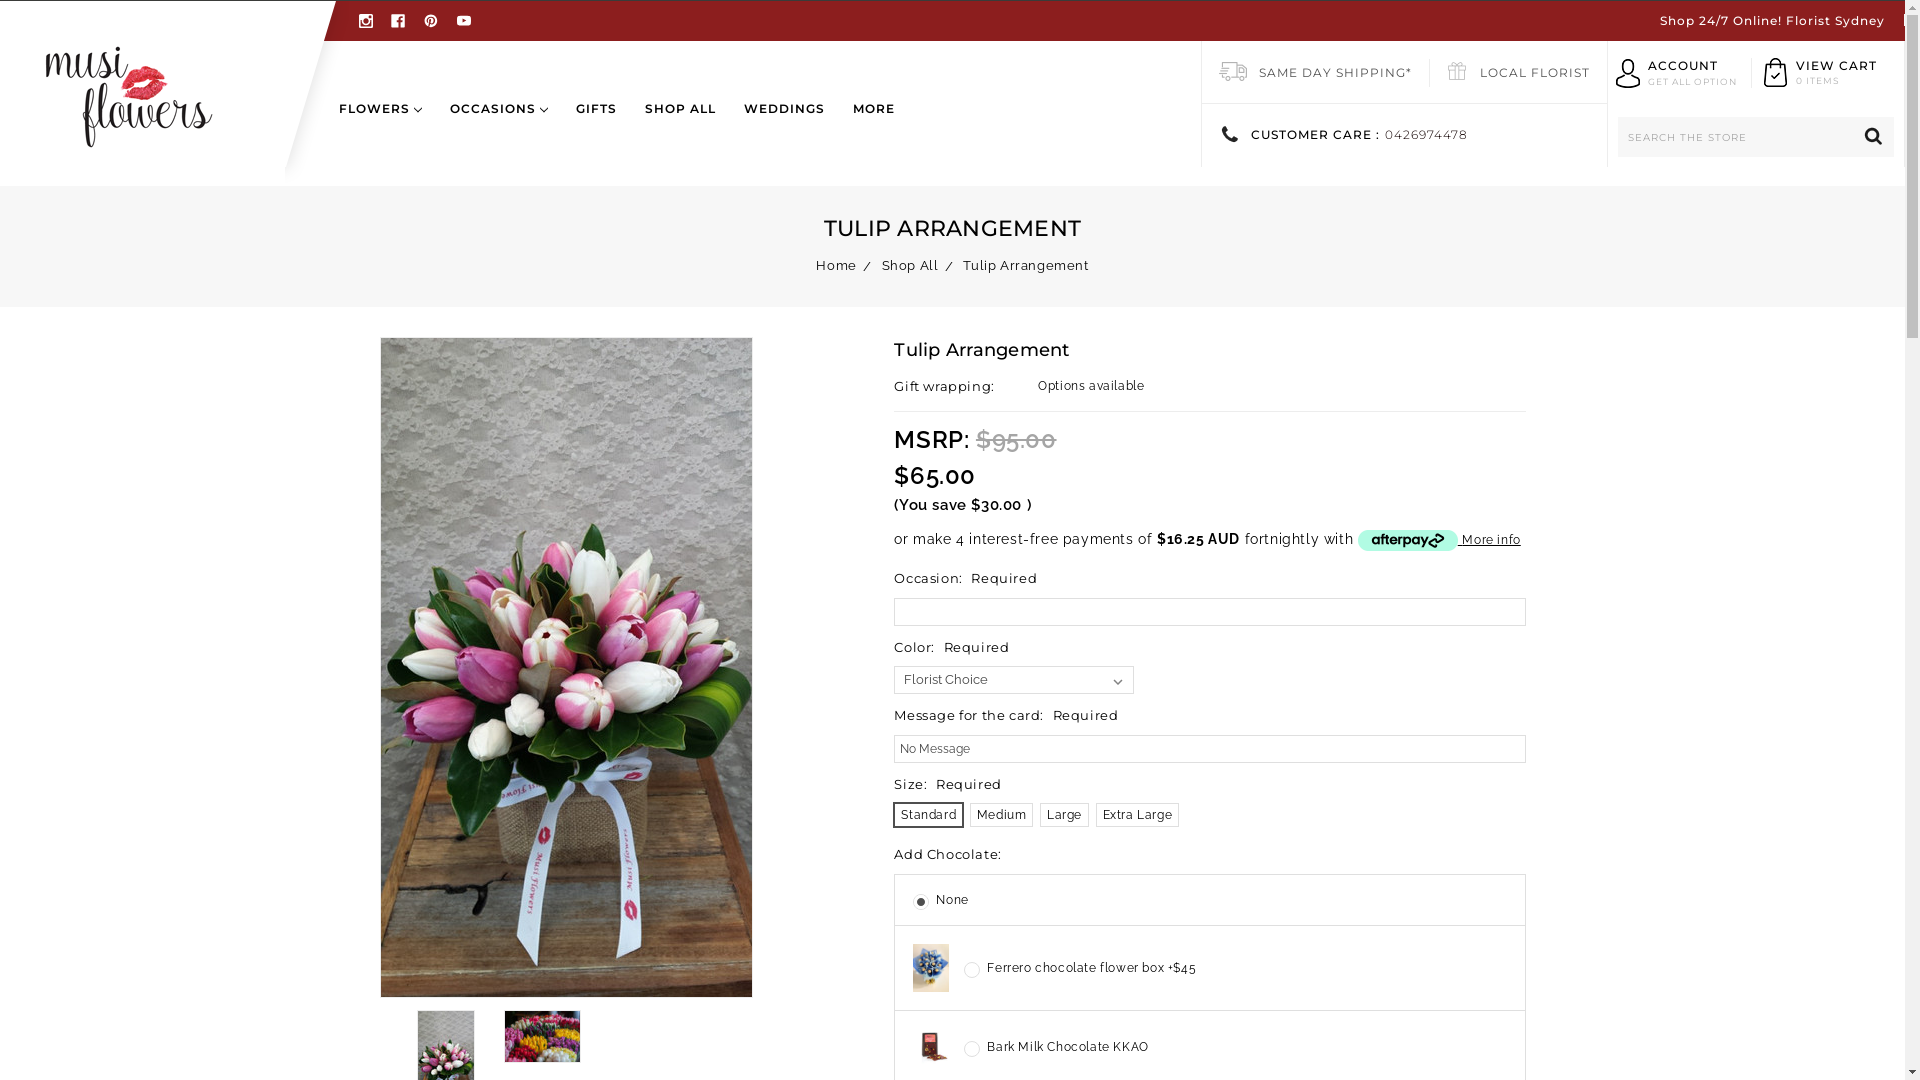 The image size is (1920, 1080). Describe the element at coordinates (387, 123) in the screenshot. I see `'FLOWERS'` at that location.